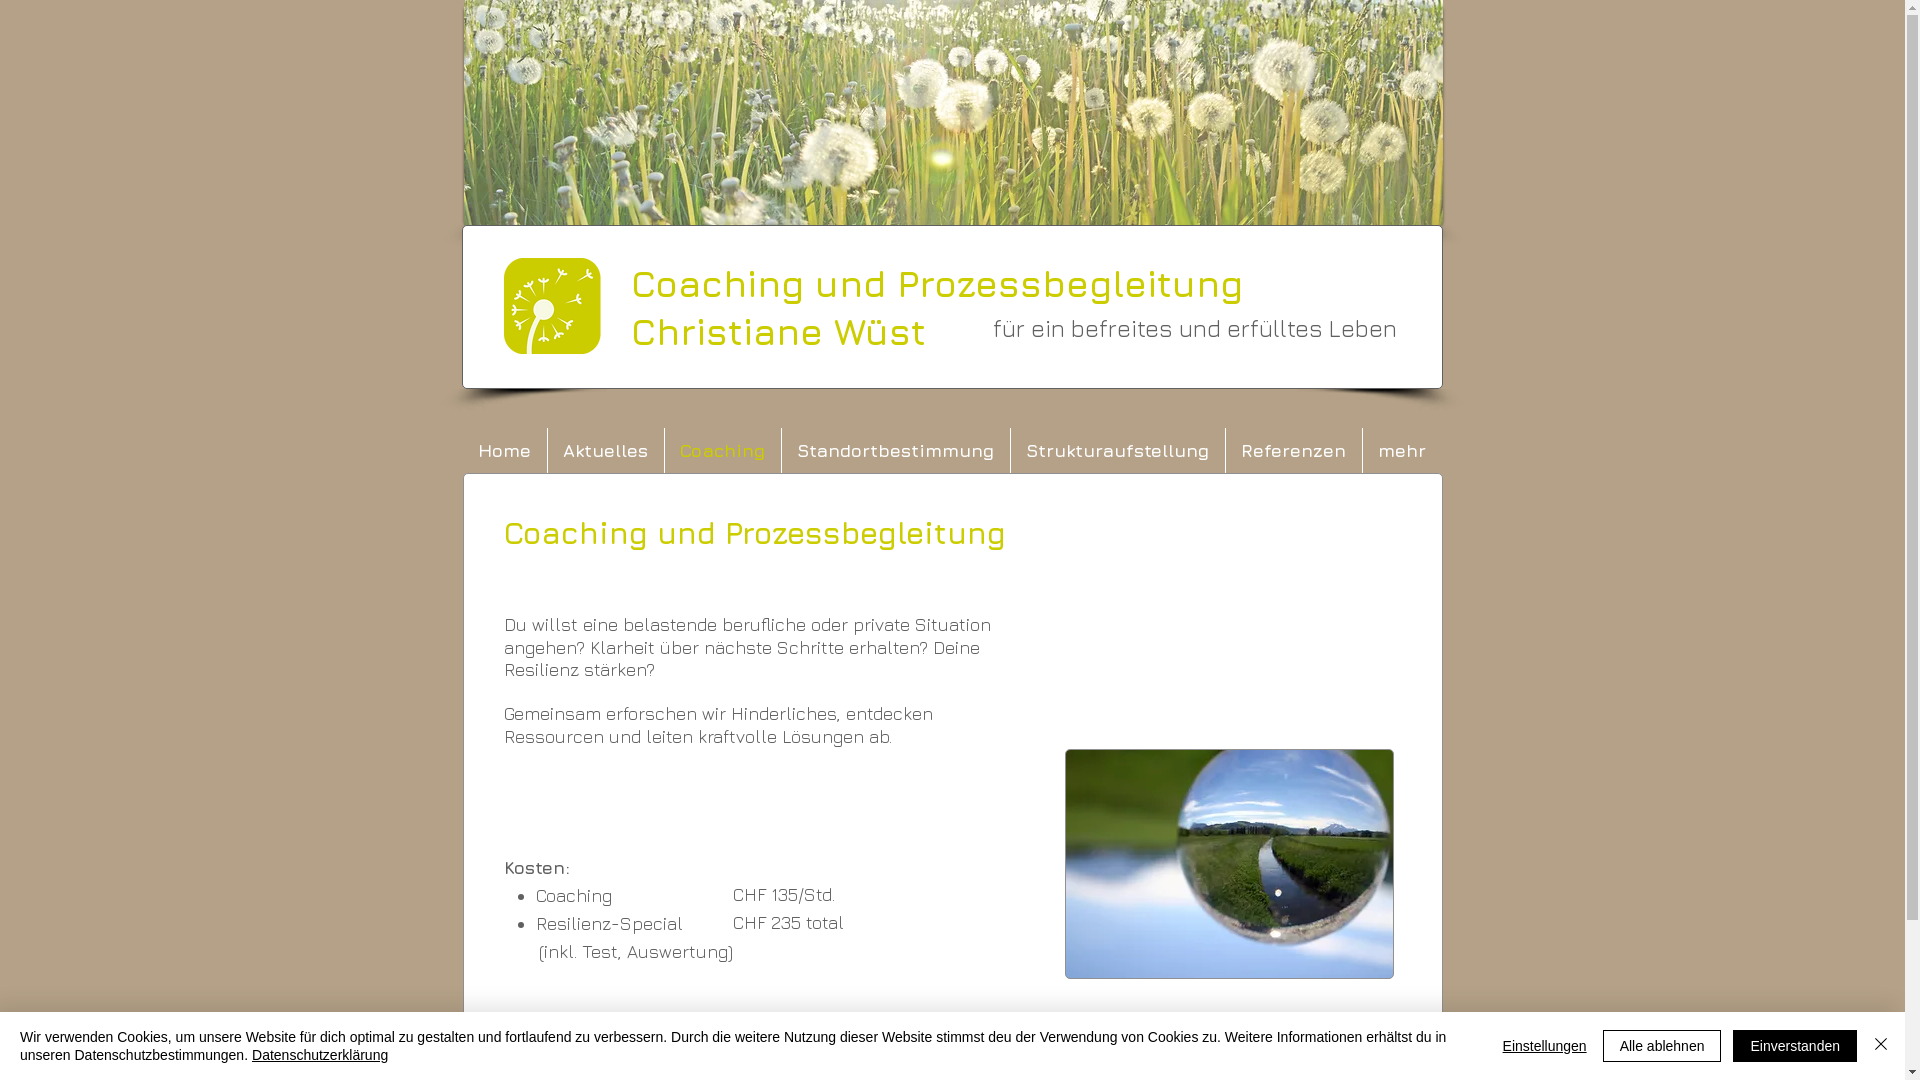  I want to click on 'Coaching', so click(720, 450).